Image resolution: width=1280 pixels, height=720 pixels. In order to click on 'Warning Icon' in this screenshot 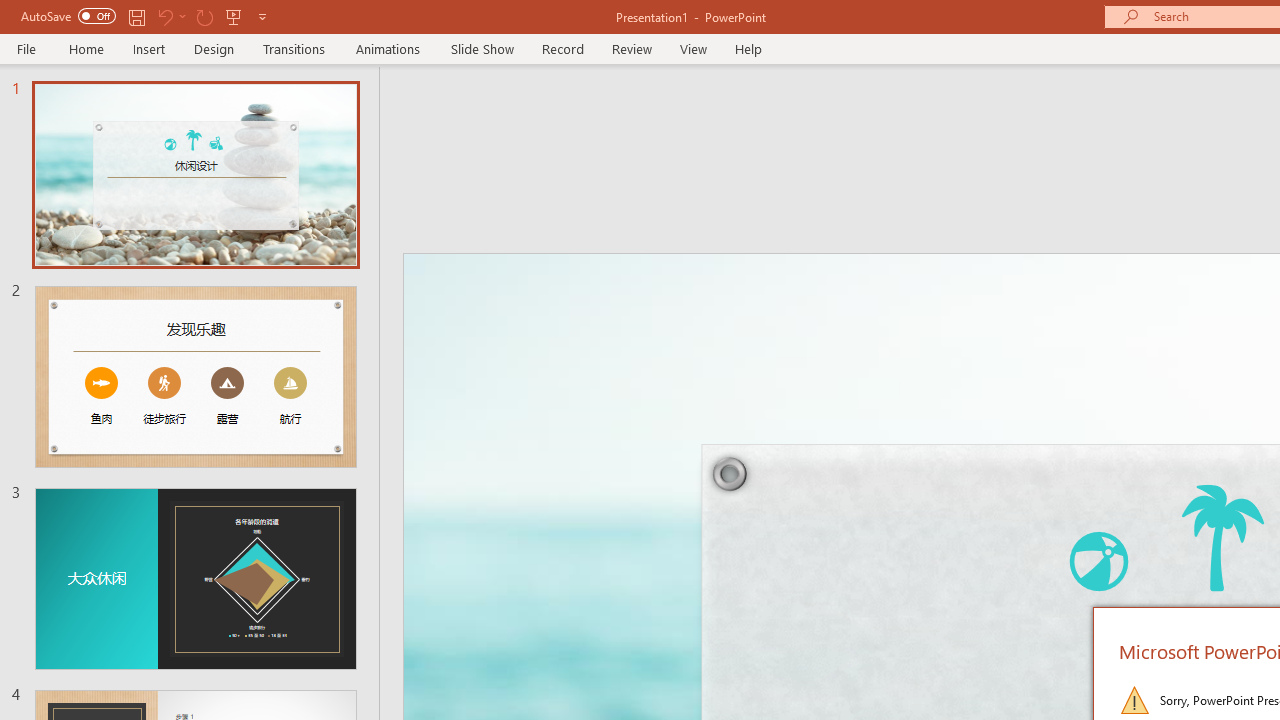, I will do `click(1134, 698)`.